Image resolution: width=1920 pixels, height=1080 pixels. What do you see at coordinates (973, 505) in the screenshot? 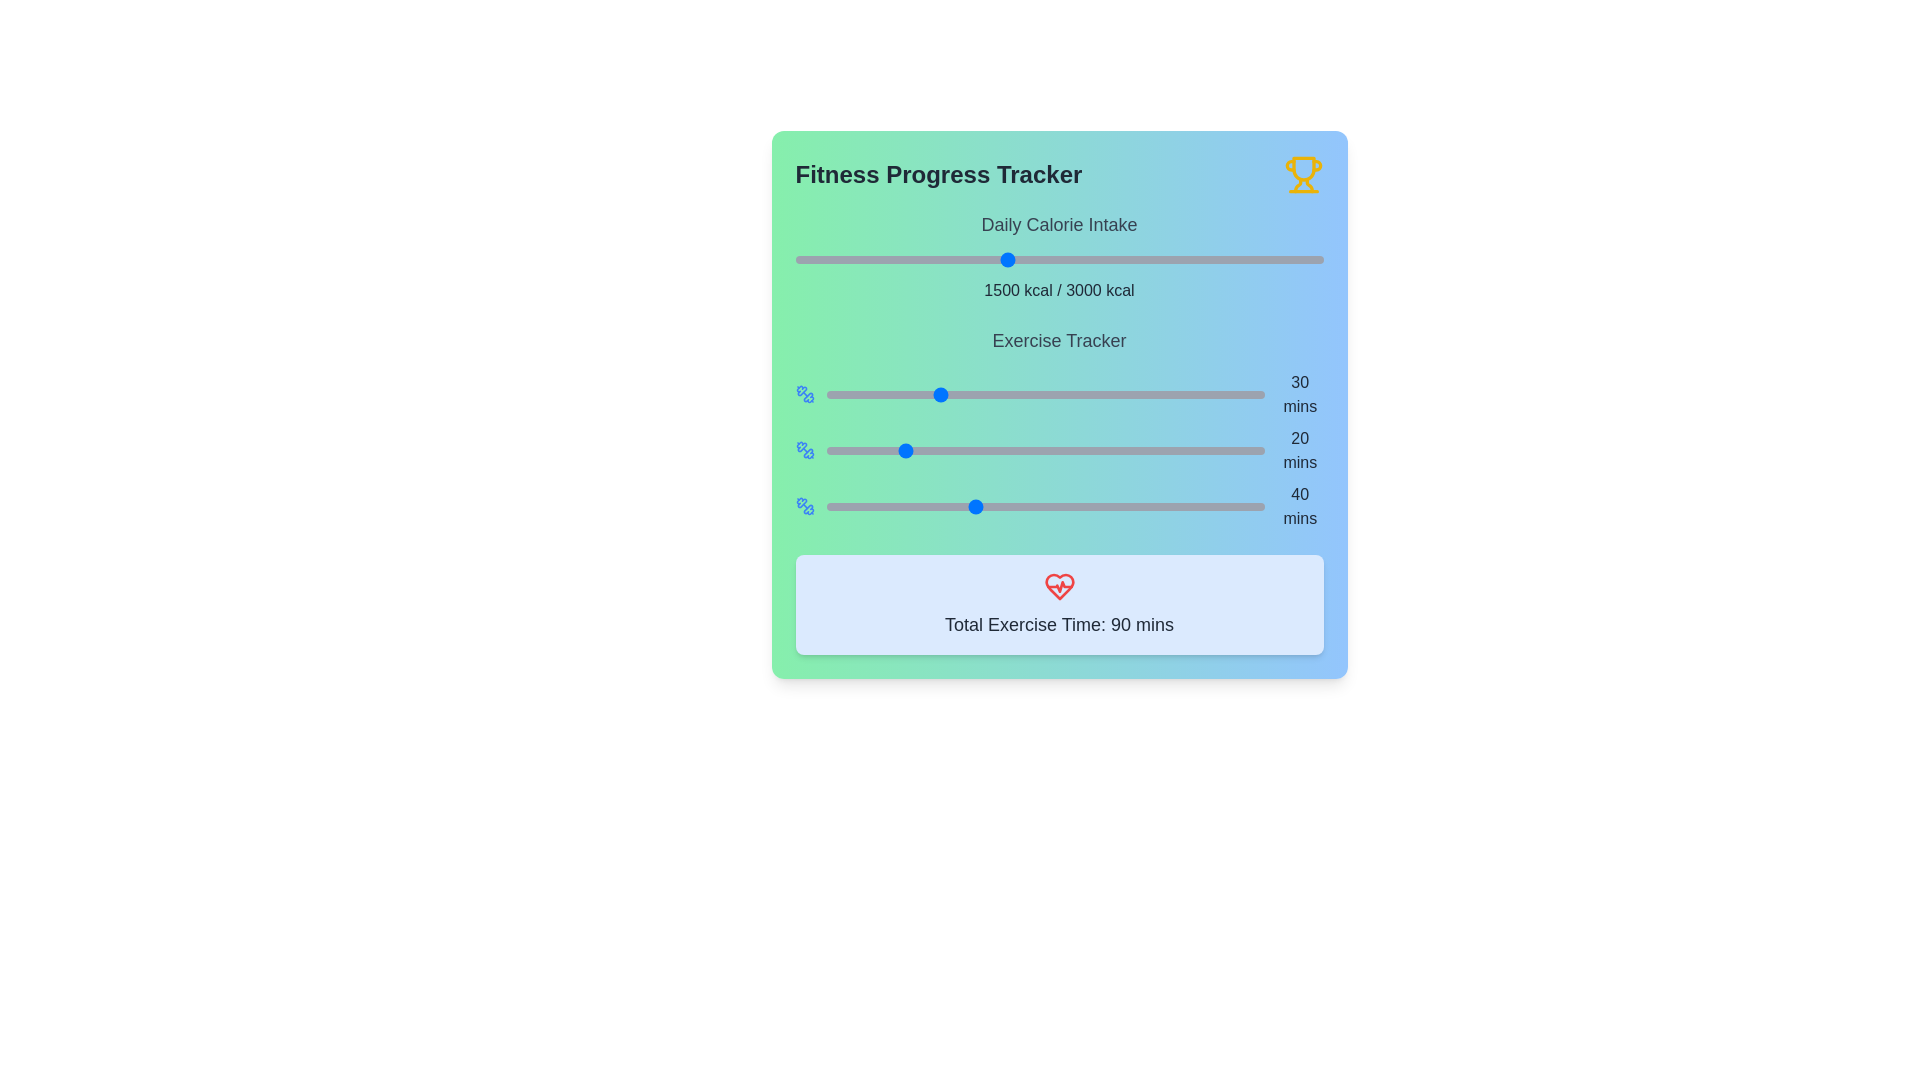
I see `the exercise duration` at bounding box center [973, 505].